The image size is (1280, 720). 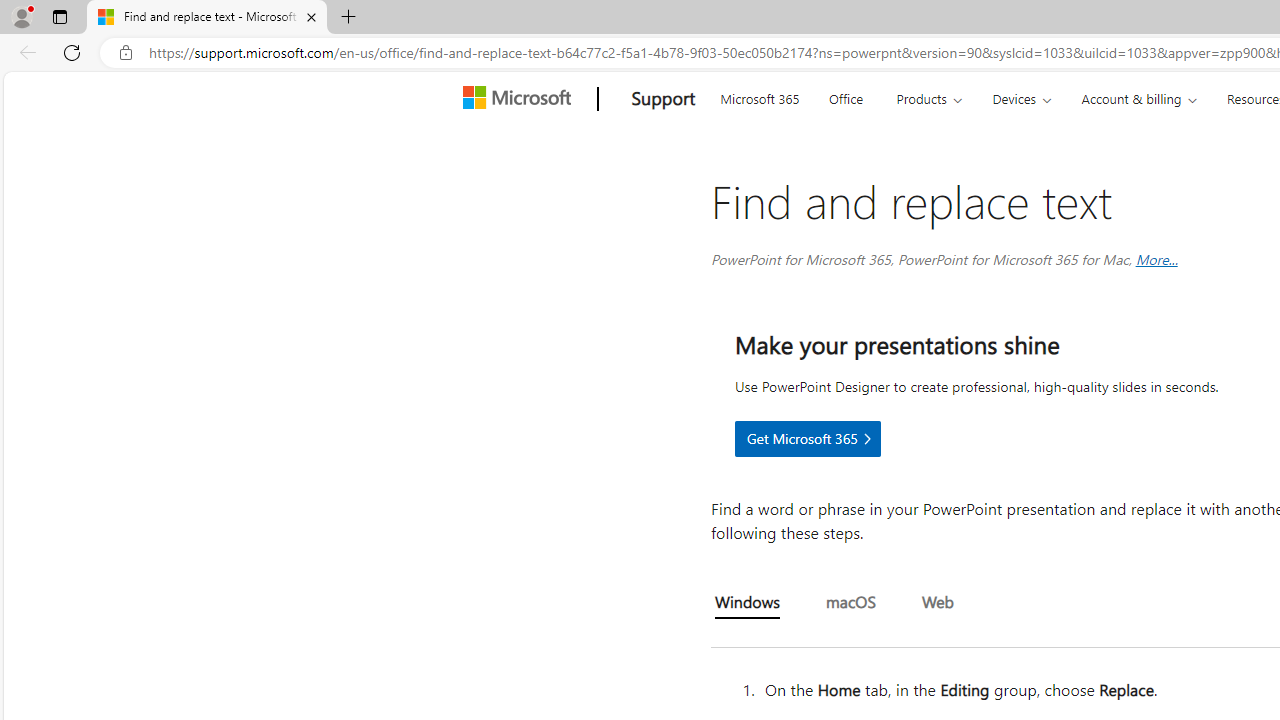 What do you see at coordinates (207, 17) in the screenshot?
I see `'Find and replace text - Microsoft Support'` at bounding box center [207, 17].